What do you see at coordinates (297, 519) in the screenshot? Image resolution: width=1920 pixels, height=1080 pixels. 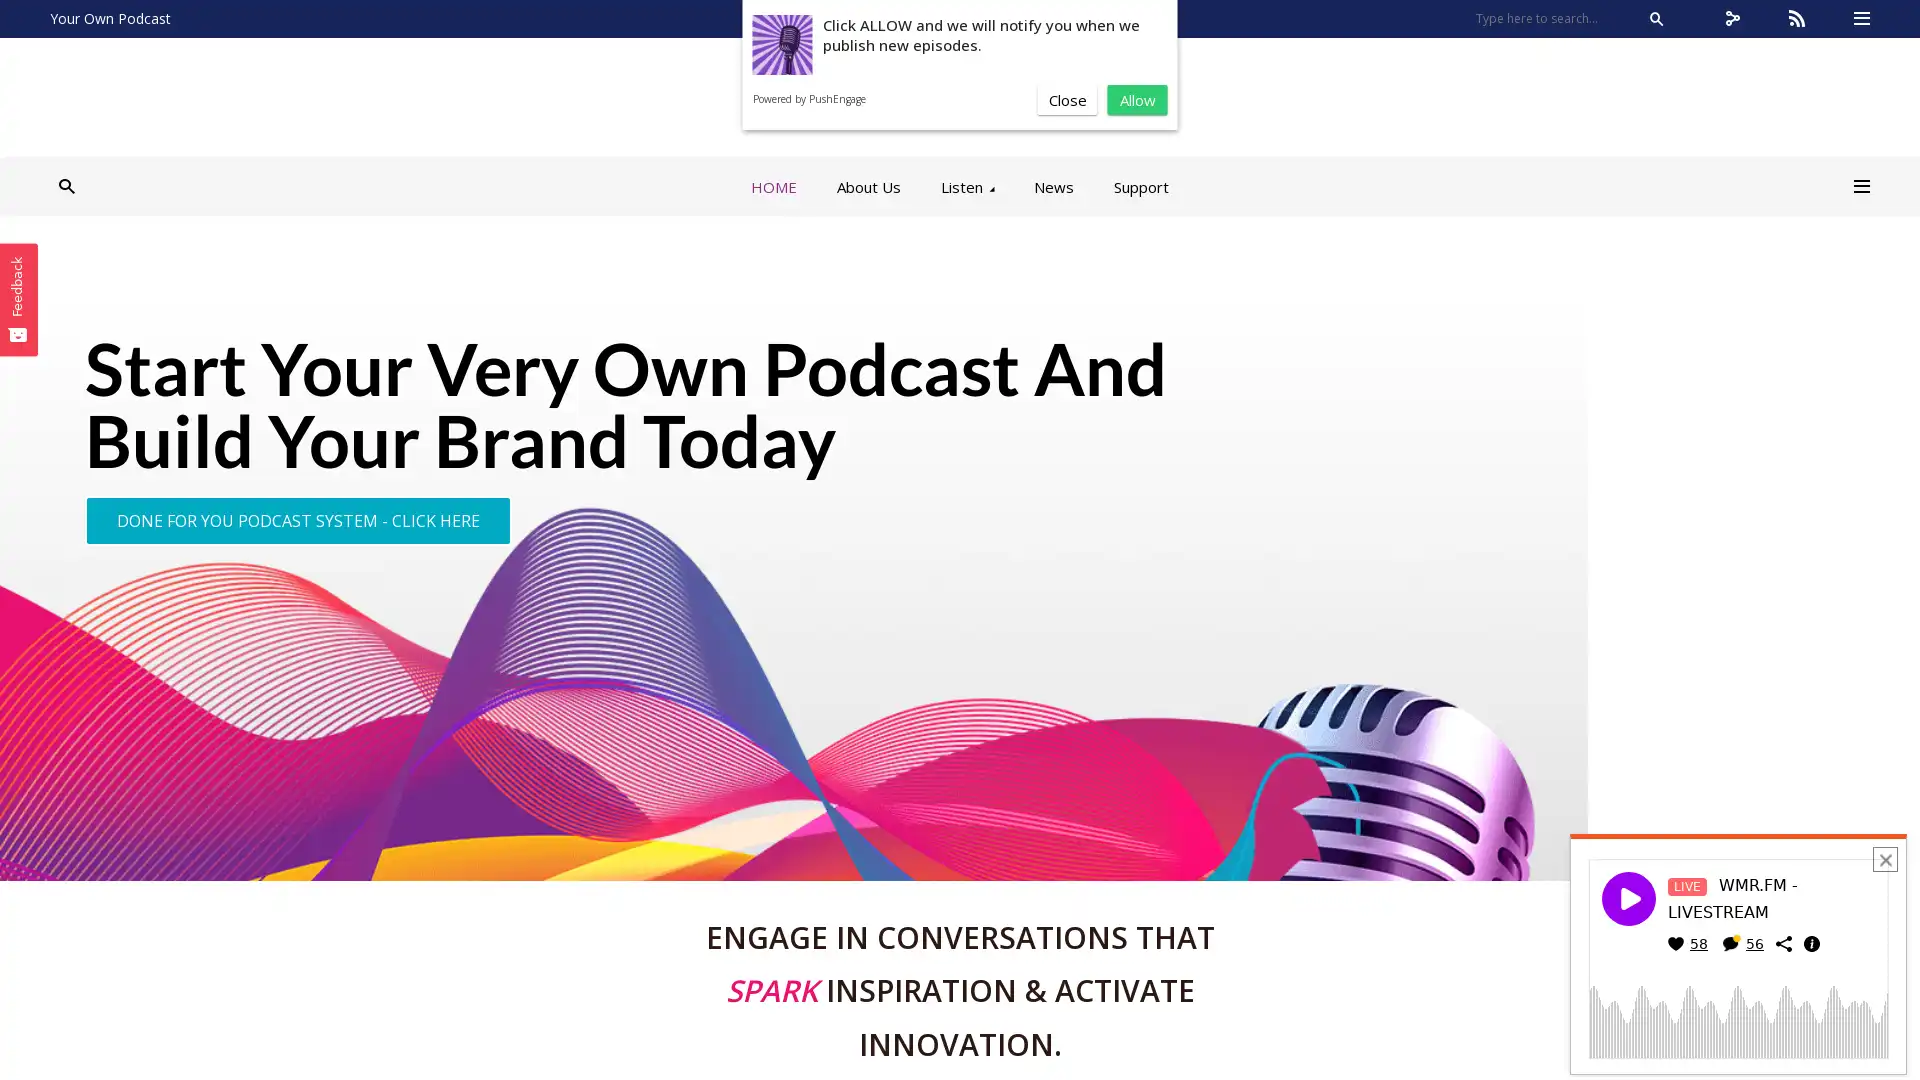 I see `DONE FOR YOU PODCAST SYSTEM - CLICK HERE` at bounding box center [297, 519].